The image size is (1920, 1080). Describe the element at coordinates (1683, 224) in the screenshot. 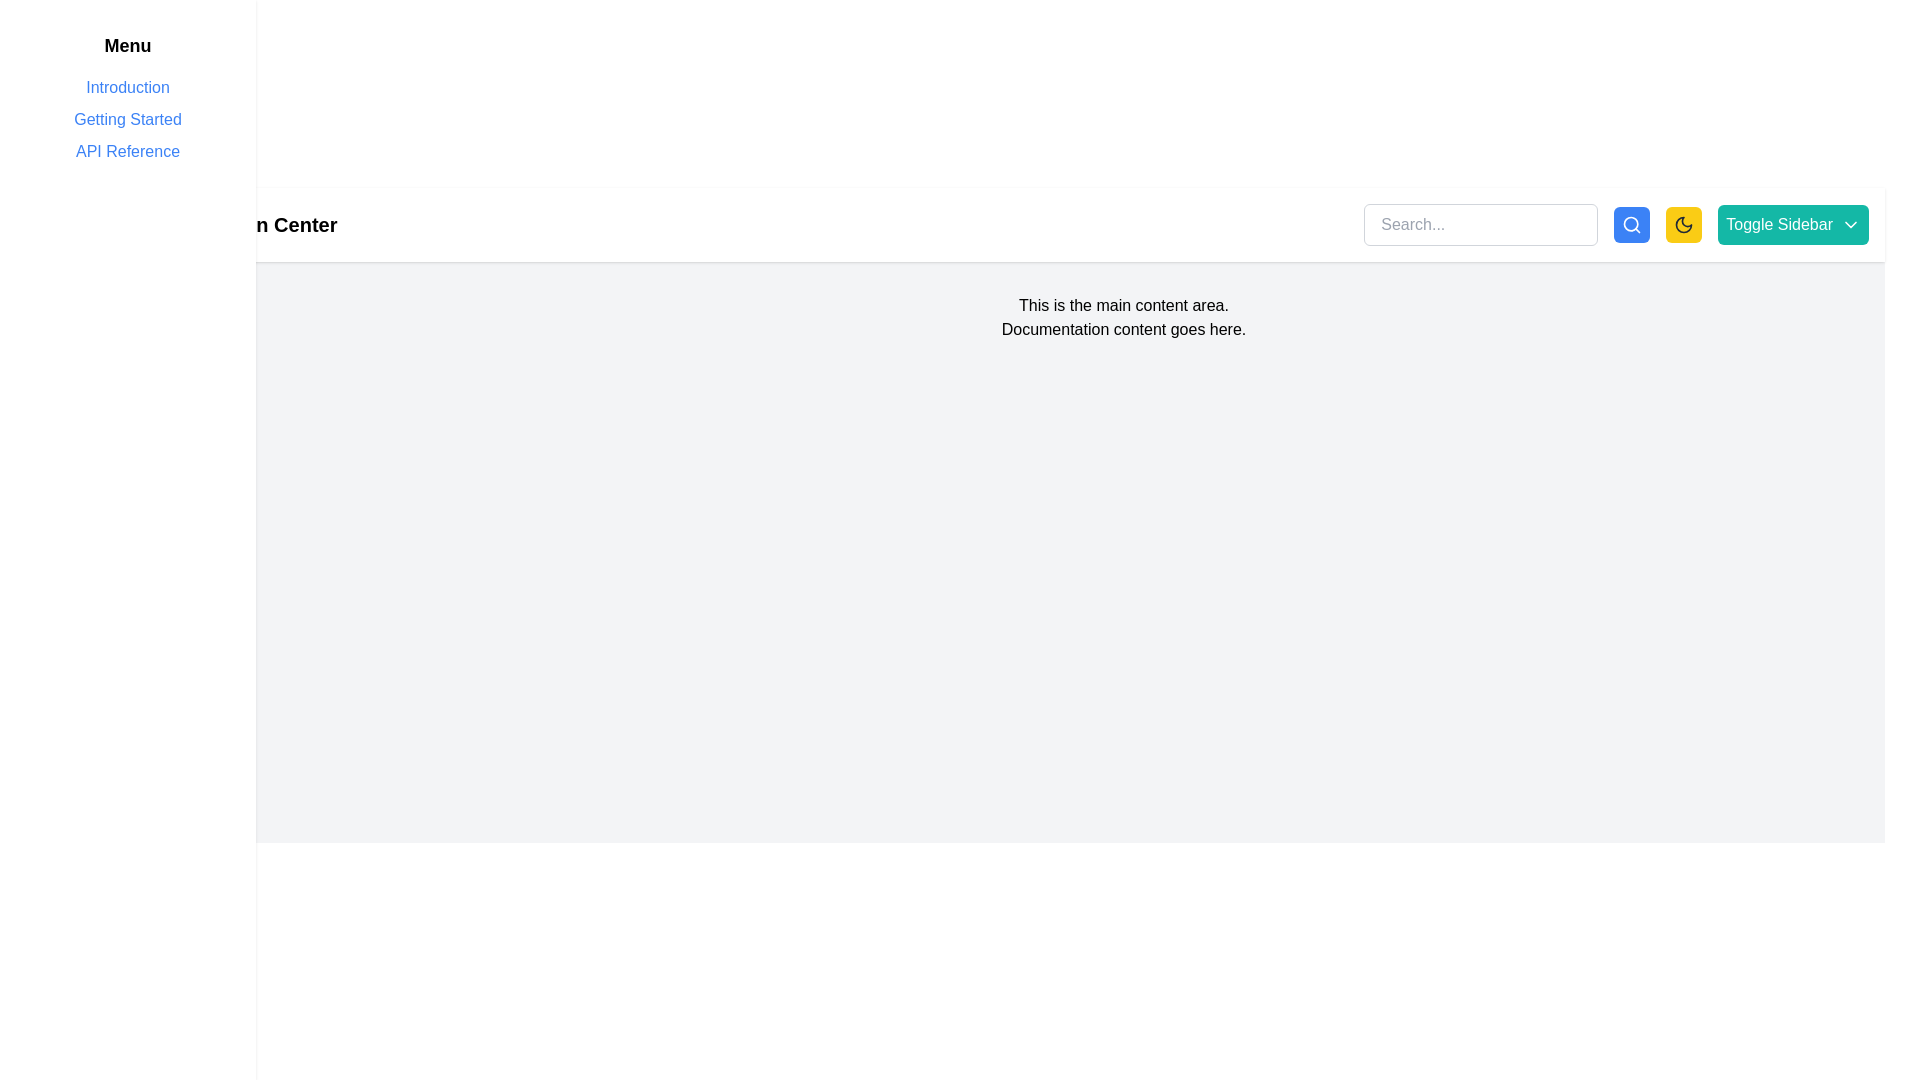

I see `the moon icon embedded within the toggle button in the header section` at that location.